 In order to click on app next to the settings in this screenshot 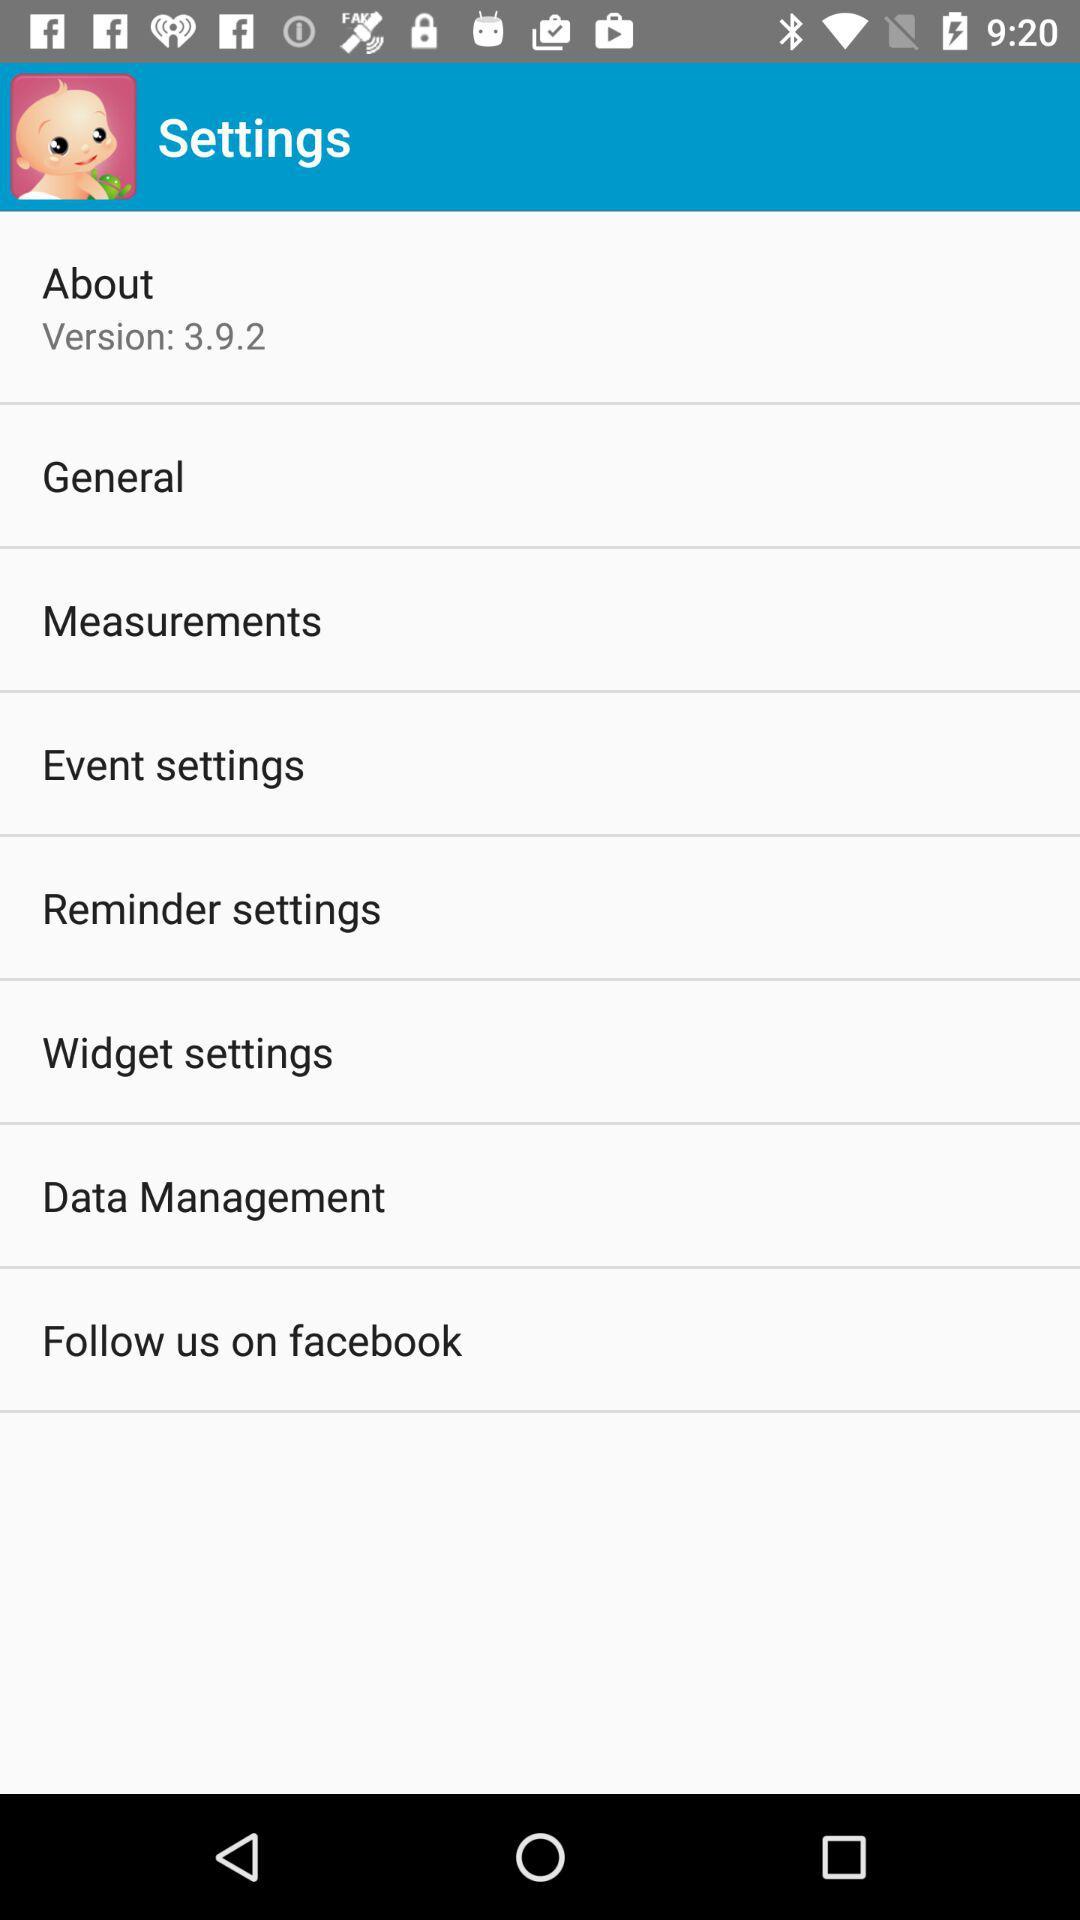, I will do `click(72, 135)`.